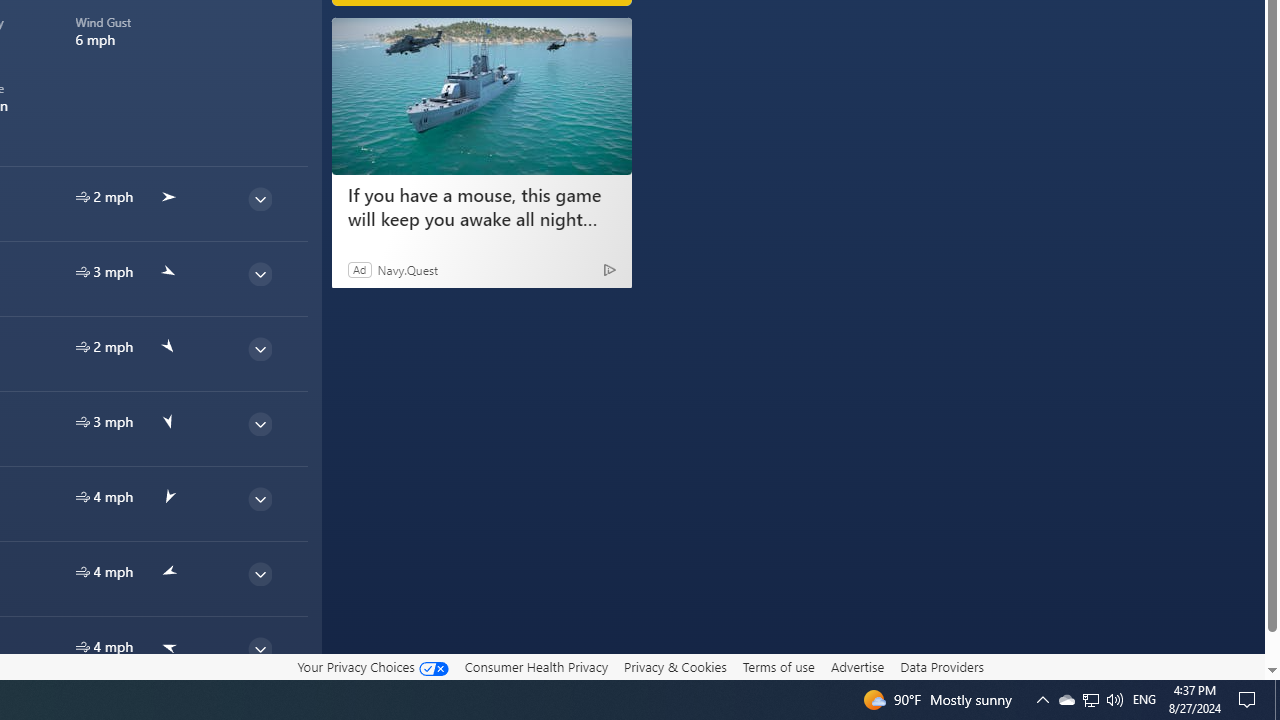 Image resolution: width=1280 pixels, height=720 pixels. I want to click on 'User Promoted Notification Area', so click(1089, 698).